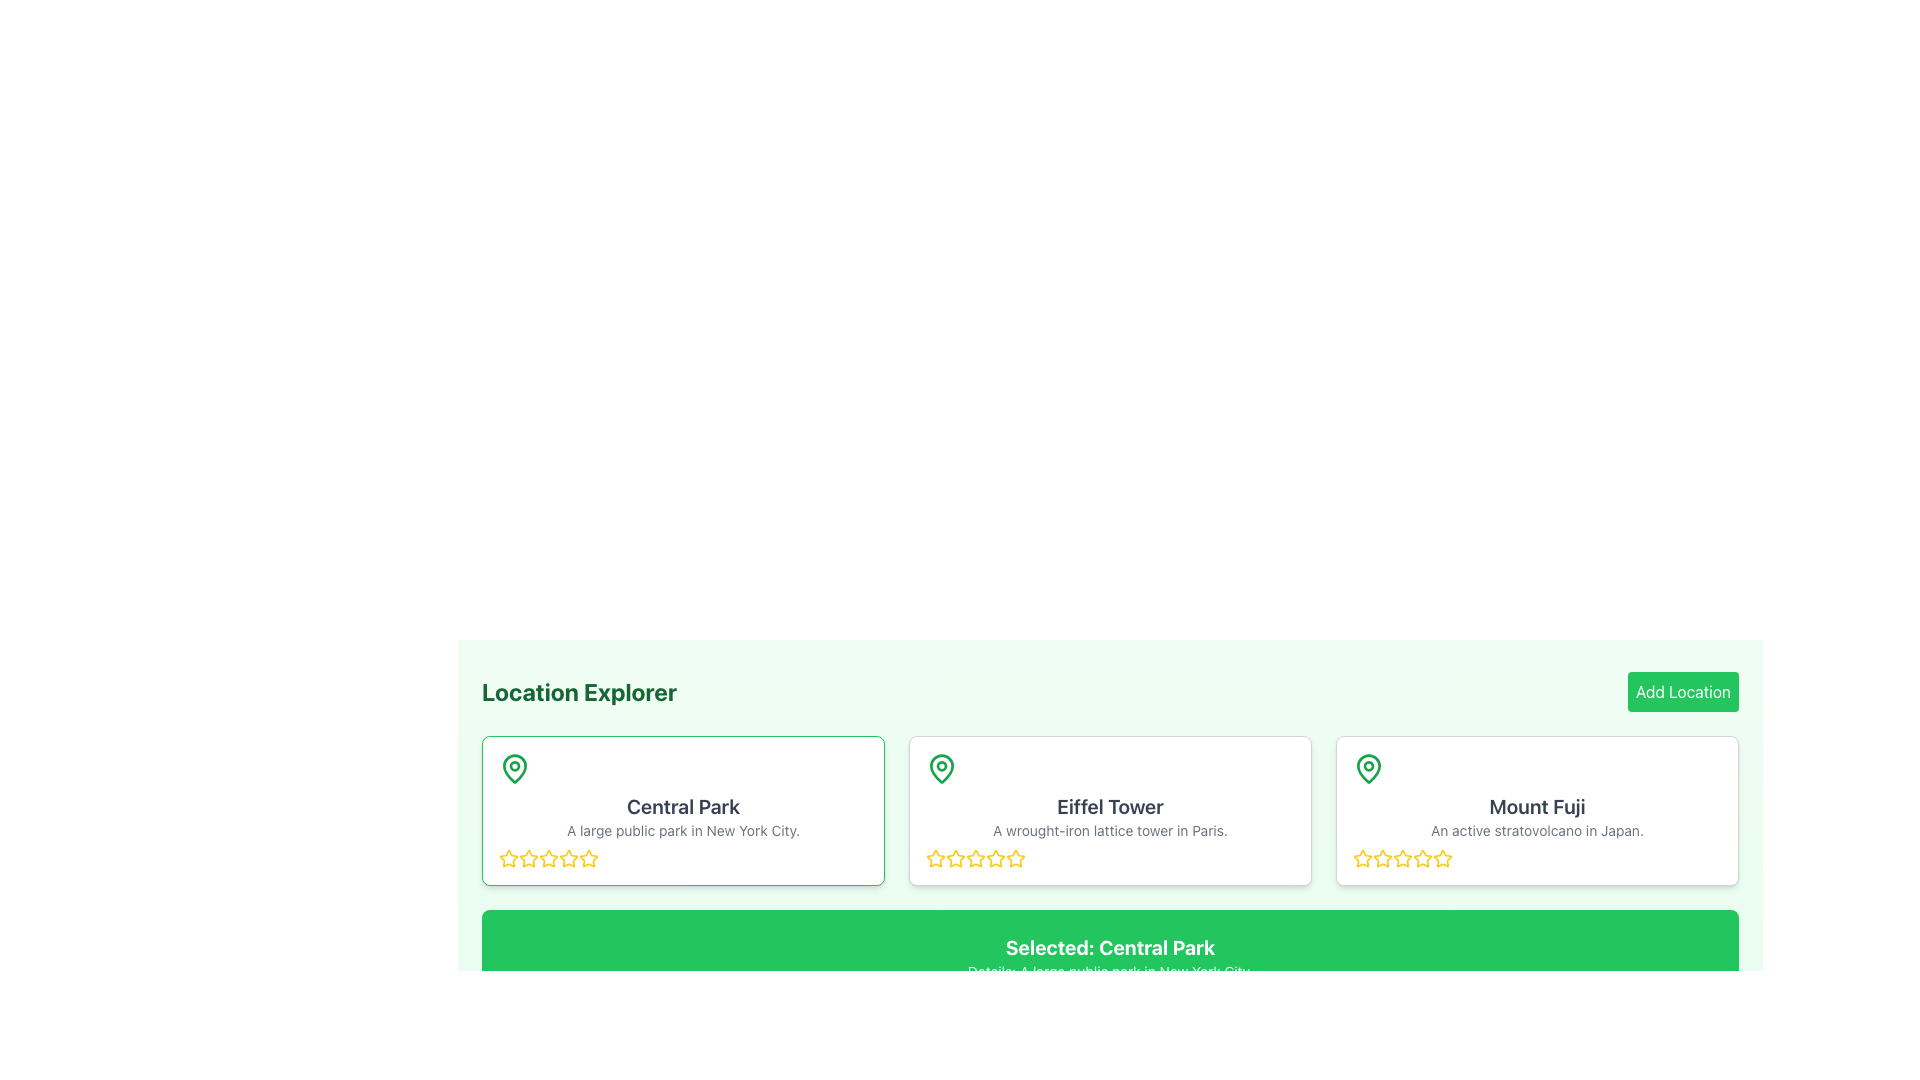  I want to click on the decorative map pin marker icon located at the top left corner of the 'Central Park' card, so click(514, 767).